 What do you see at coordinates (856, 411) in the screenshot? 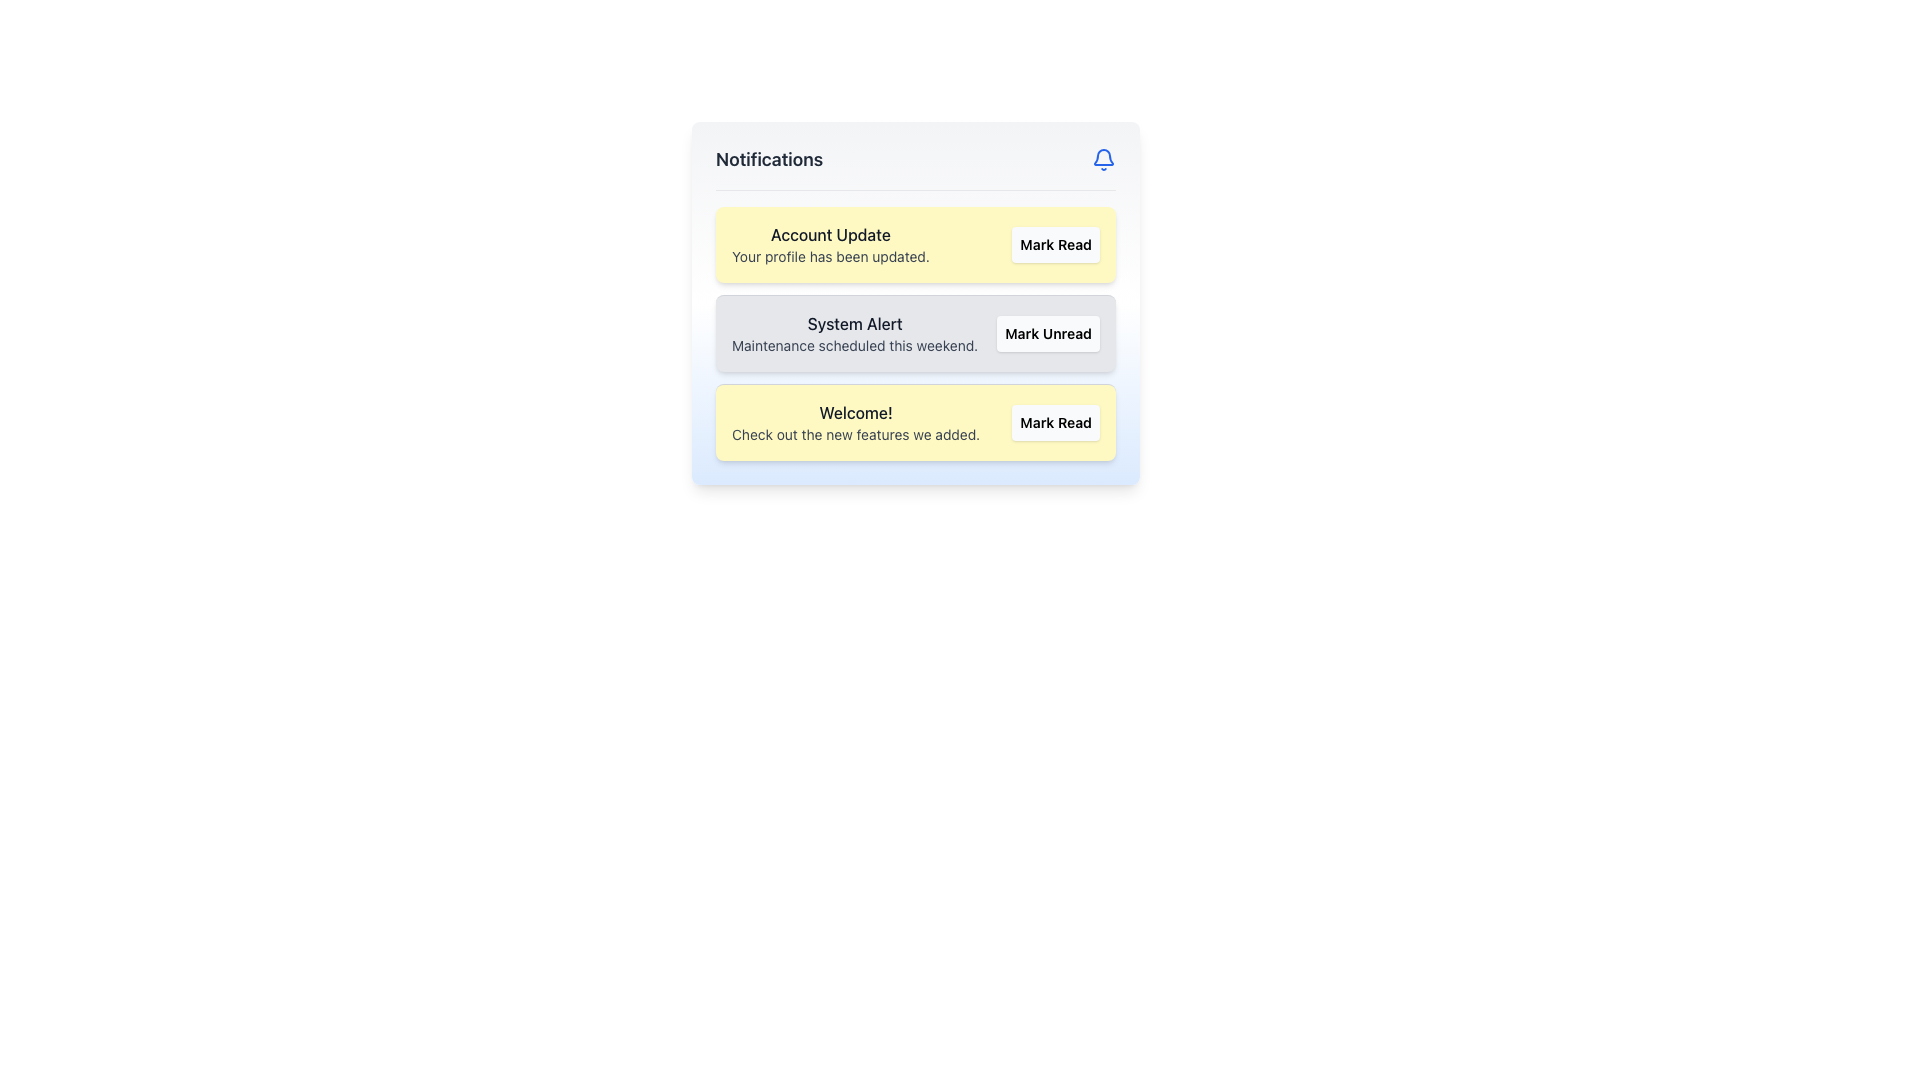
I see `text label that displays 'Welcome!' in dark gray on a yellow notification card` at bounding box center [856, 411].